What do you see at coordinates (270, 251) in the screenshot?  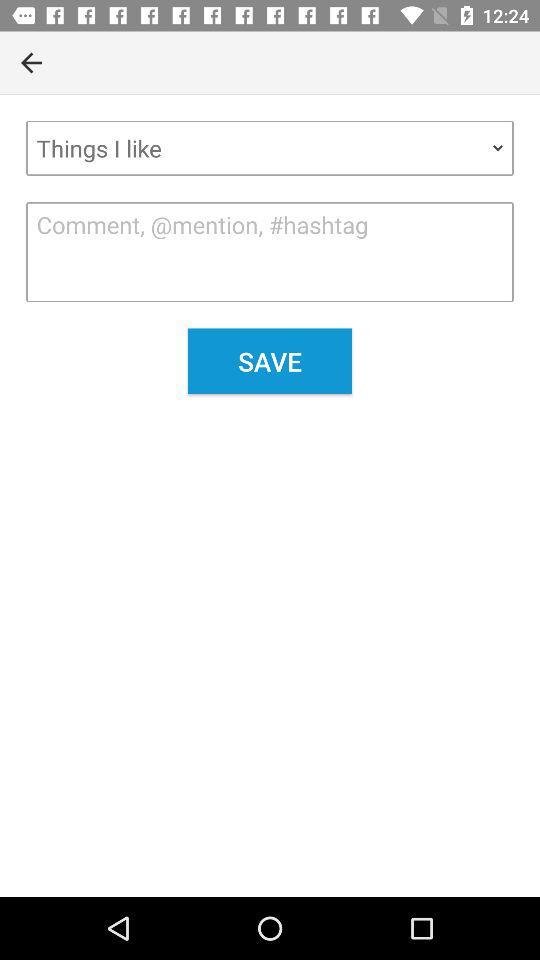 I see `the comments box` at bounding box center [270, 251].